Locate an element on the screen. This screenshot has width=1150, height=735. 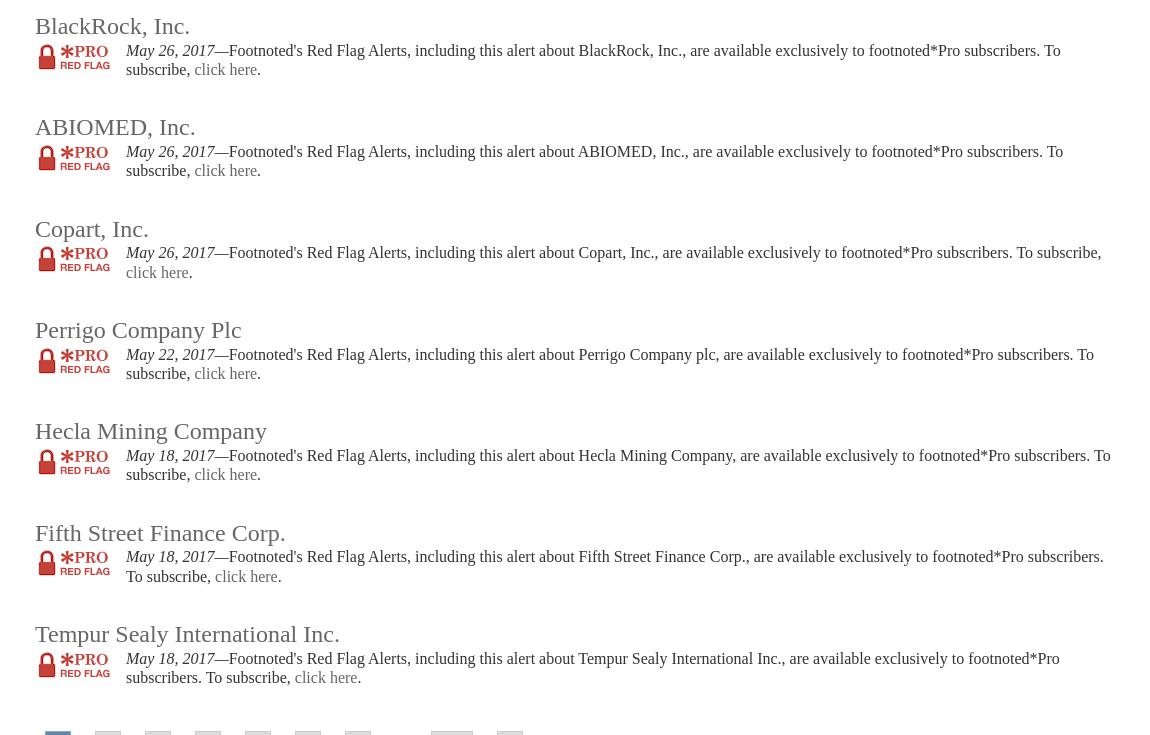
'Footnoted's Red Flag Alerts, including this alert about Hecla Mining Company, are available exclusively to footnoted*Pro subscribers. To subscribe,' is located at coordinates (125, 464).